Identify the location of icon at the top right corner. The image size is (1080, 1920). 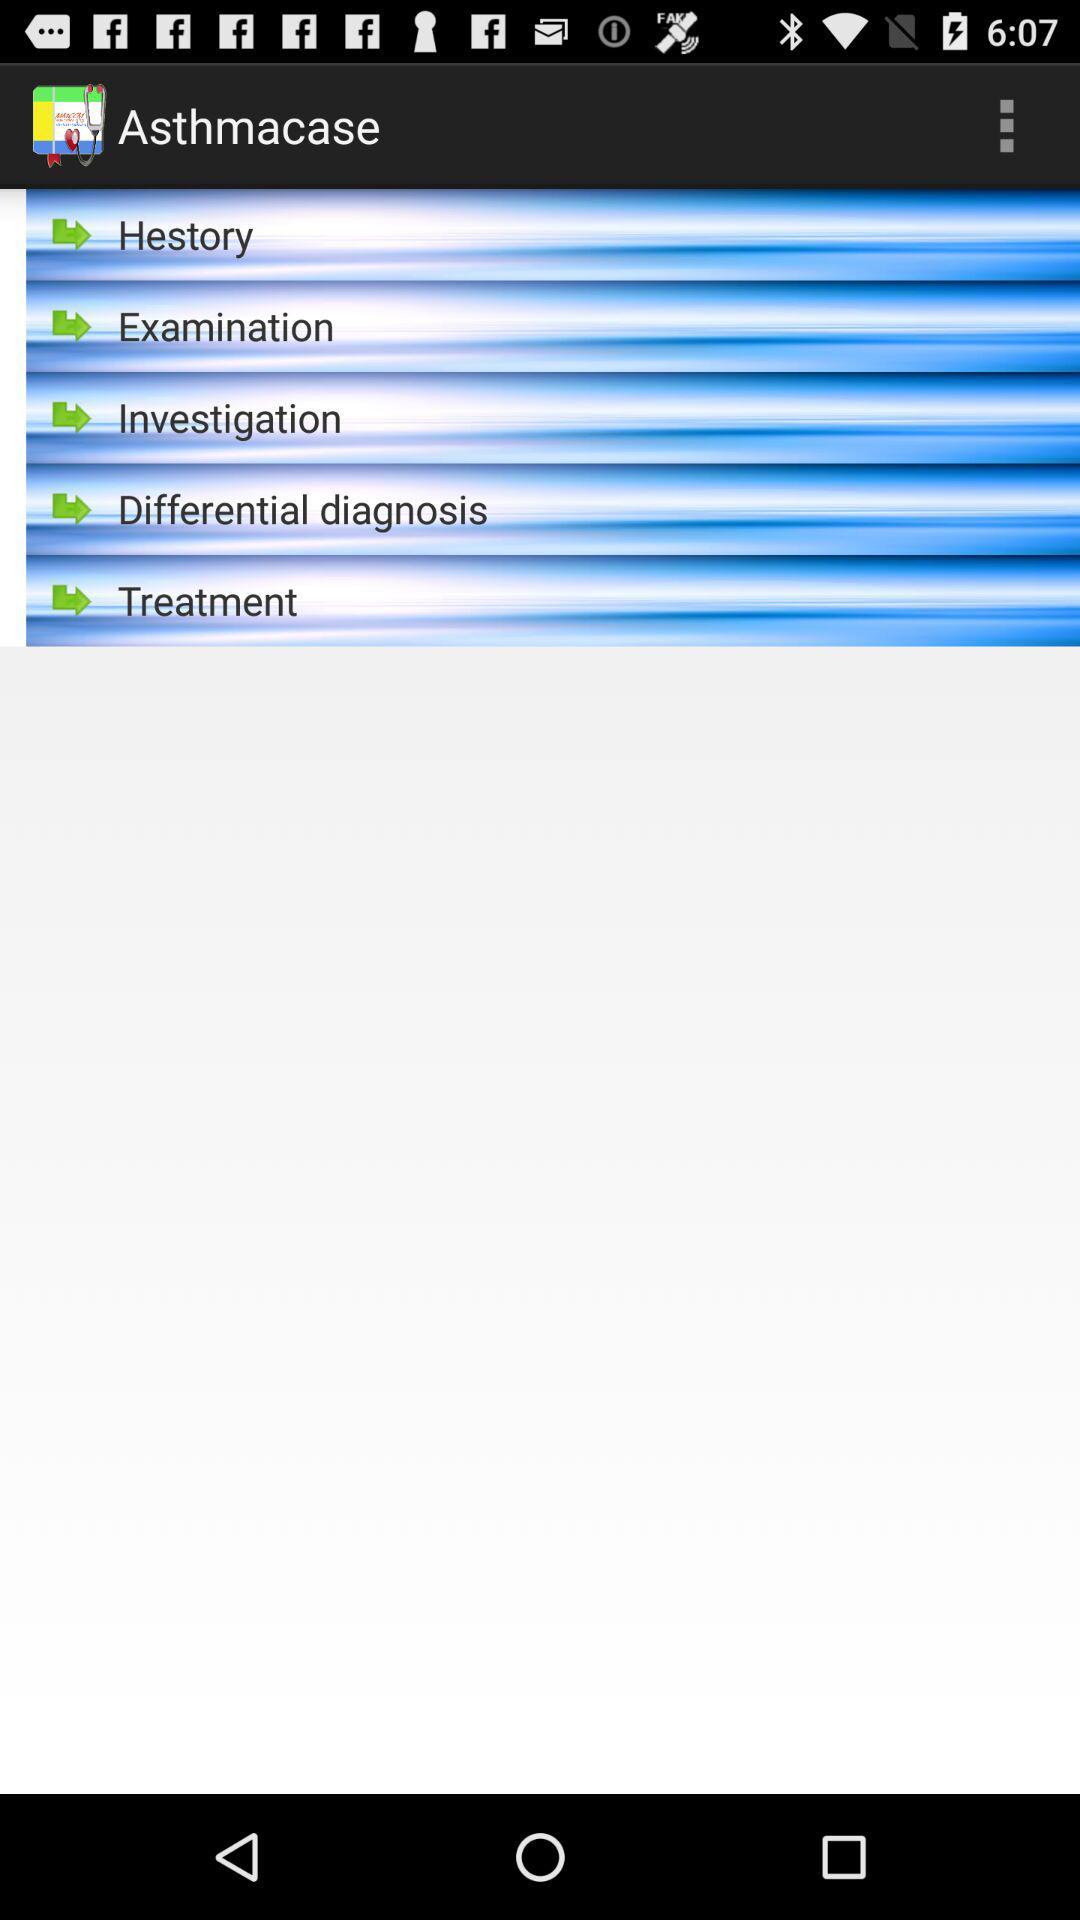
(1006, 124).